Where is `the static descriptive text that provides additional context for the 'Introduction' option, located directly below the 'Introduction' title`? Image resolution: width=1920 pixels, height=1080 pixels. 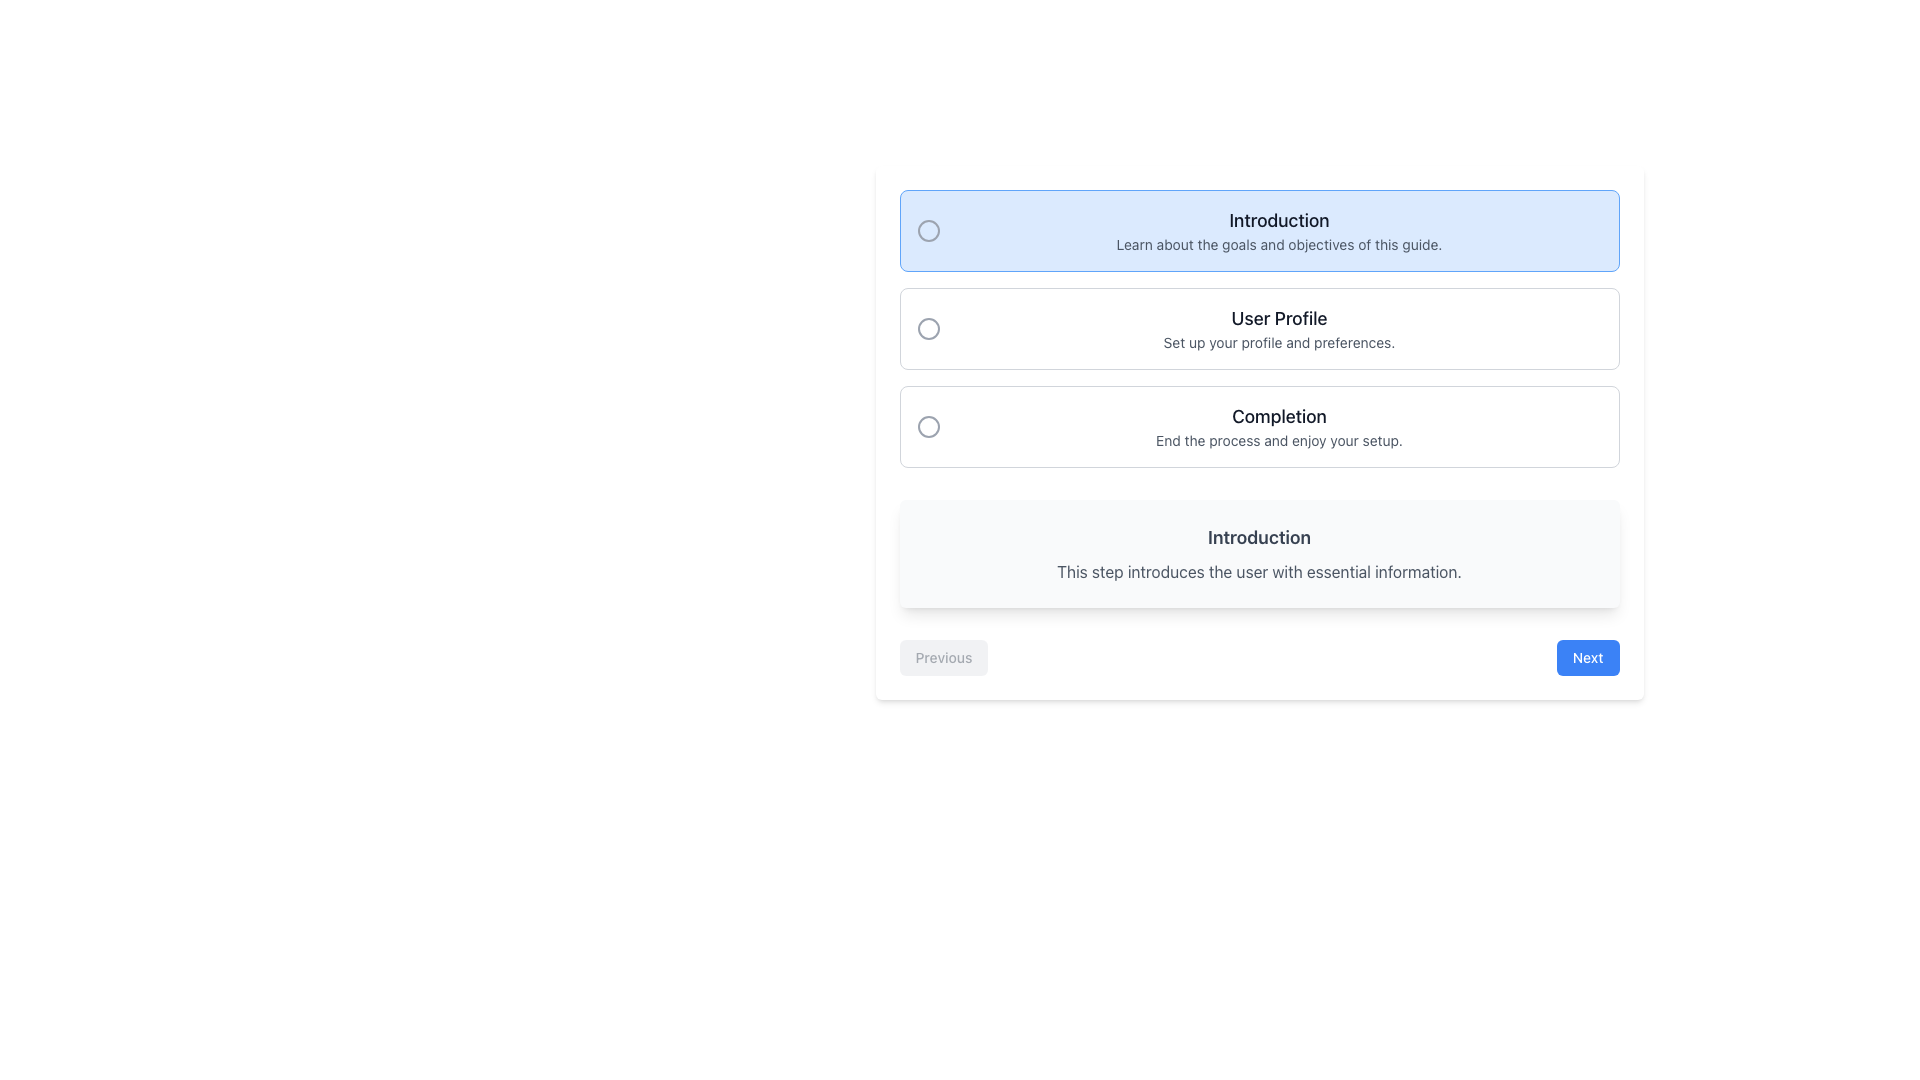
the static descriptive text that provides additional context for the 'Introduction' option, located directly below the 'Introduction' title is located at coordinates (1278, 244).